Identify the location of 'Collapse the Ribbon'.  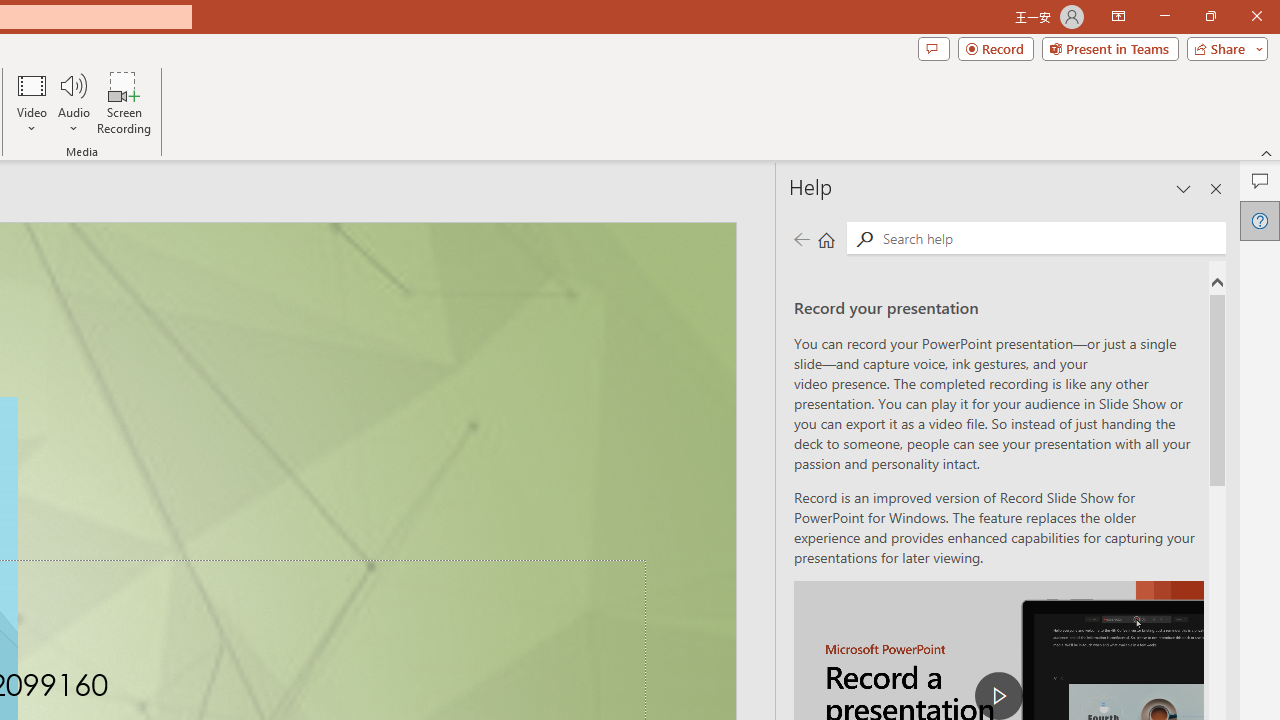
(1266, 152).